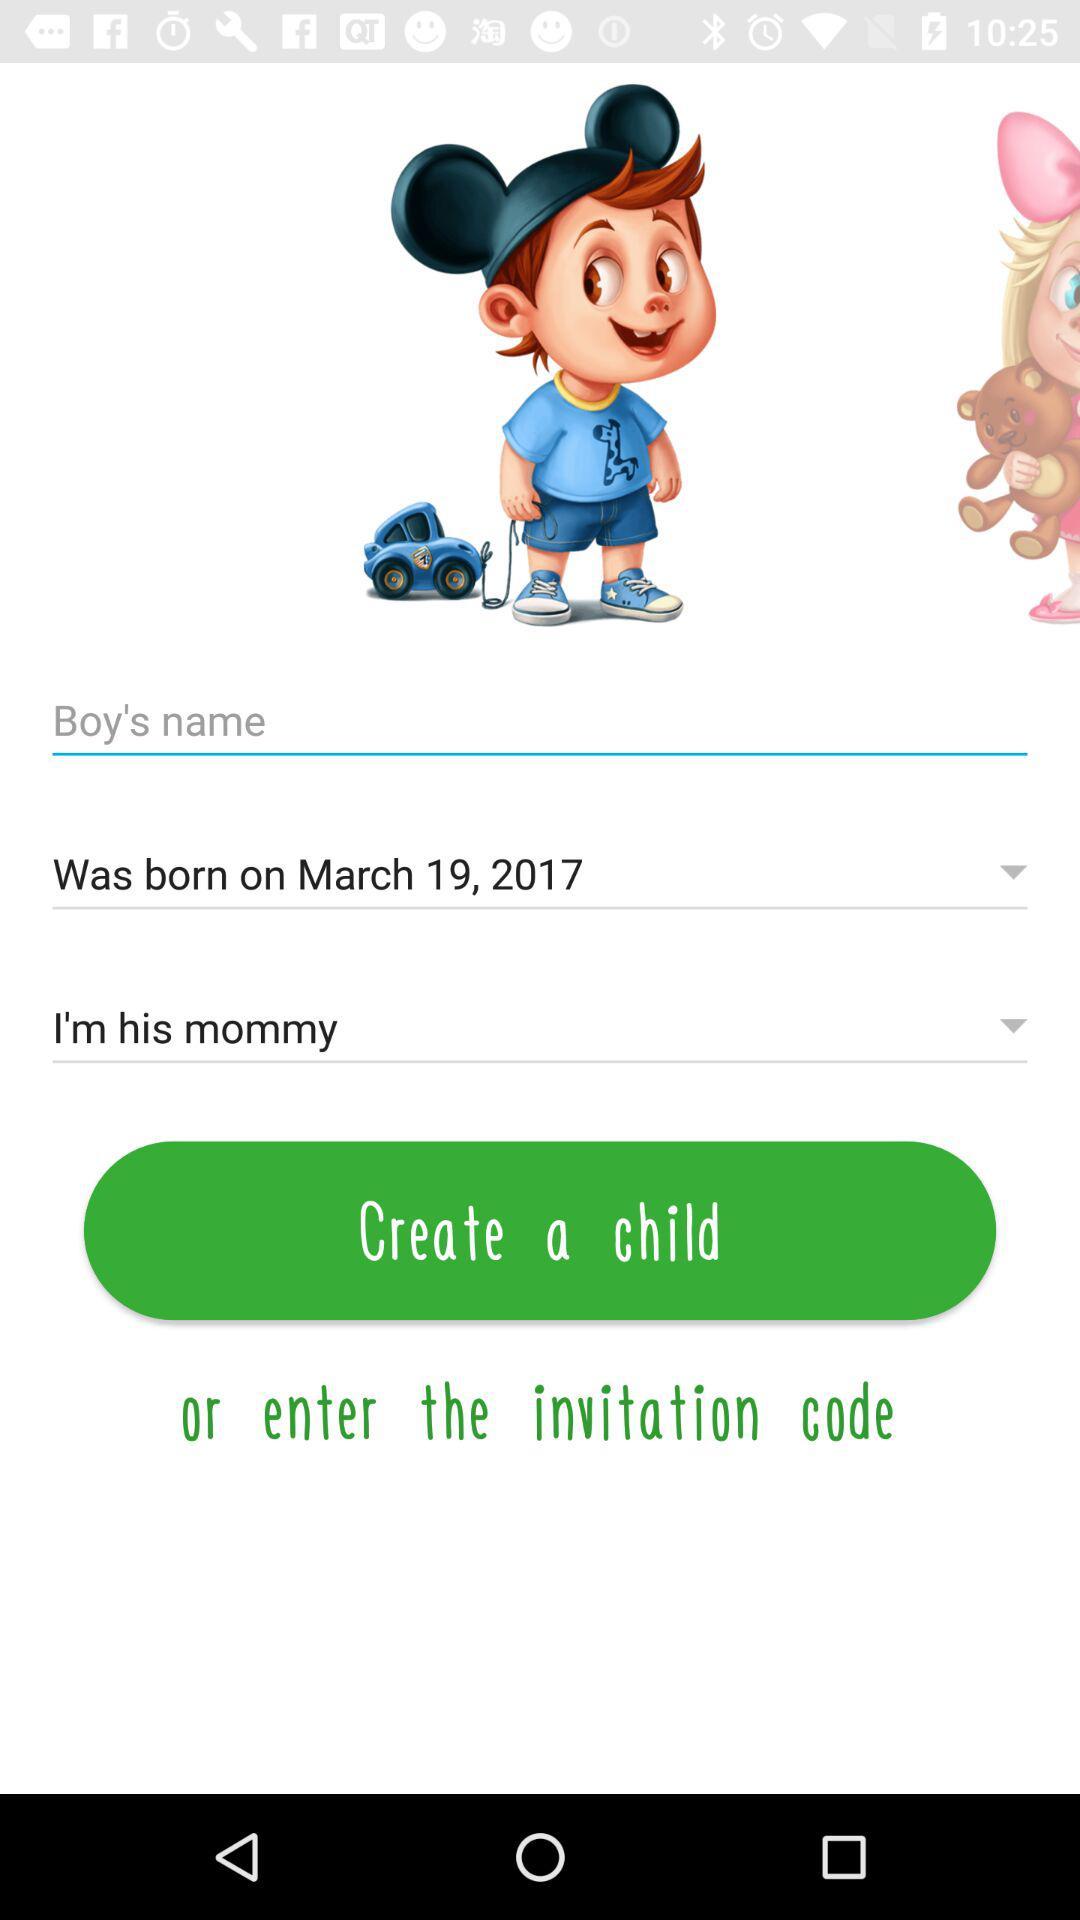 This screenshot has width=1080, height=1920. I want to click on the item above the was born on, so click(540, 720).